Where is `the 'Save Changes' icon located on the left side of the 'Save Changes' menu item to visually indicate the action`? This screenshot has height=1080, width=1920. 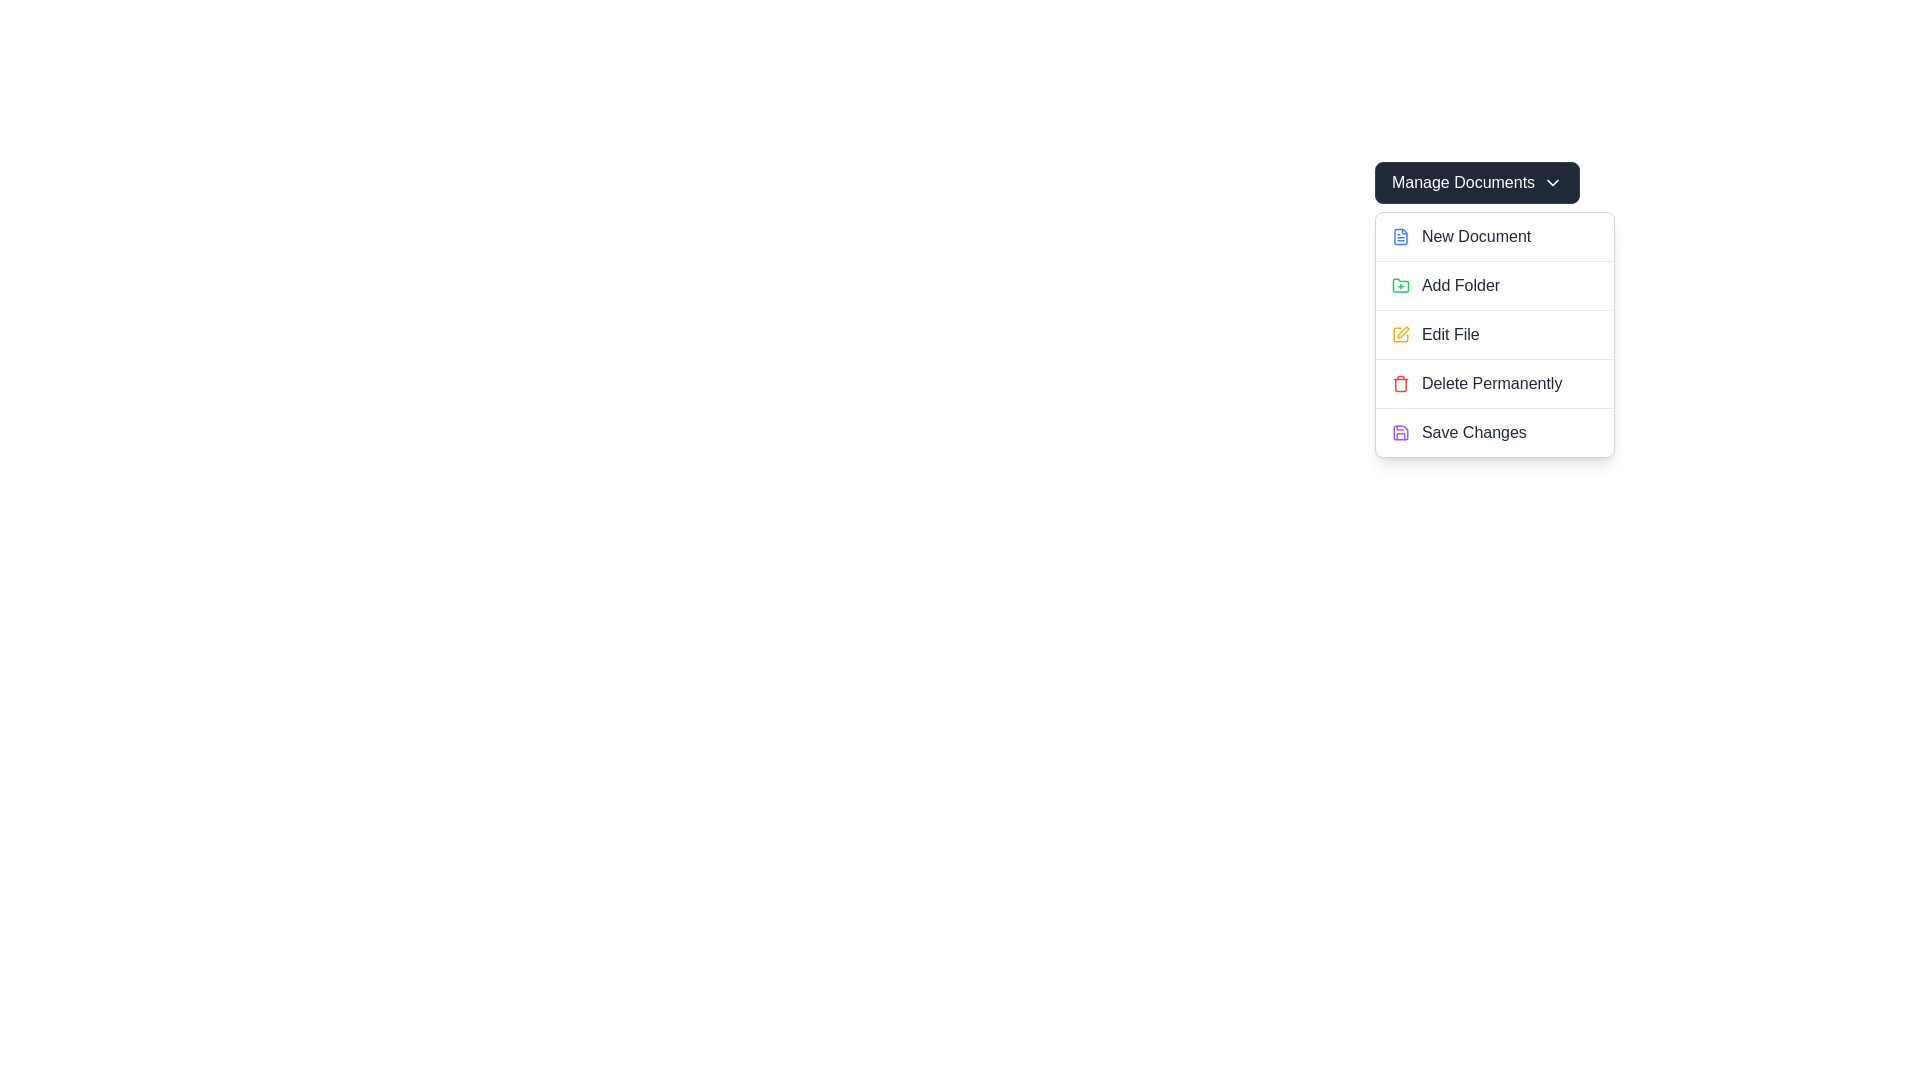 the 'Save Changes' icon located on the left side of the 'Save Changes' menu item to visually indicate the action is located at coordinates (1399, 431).